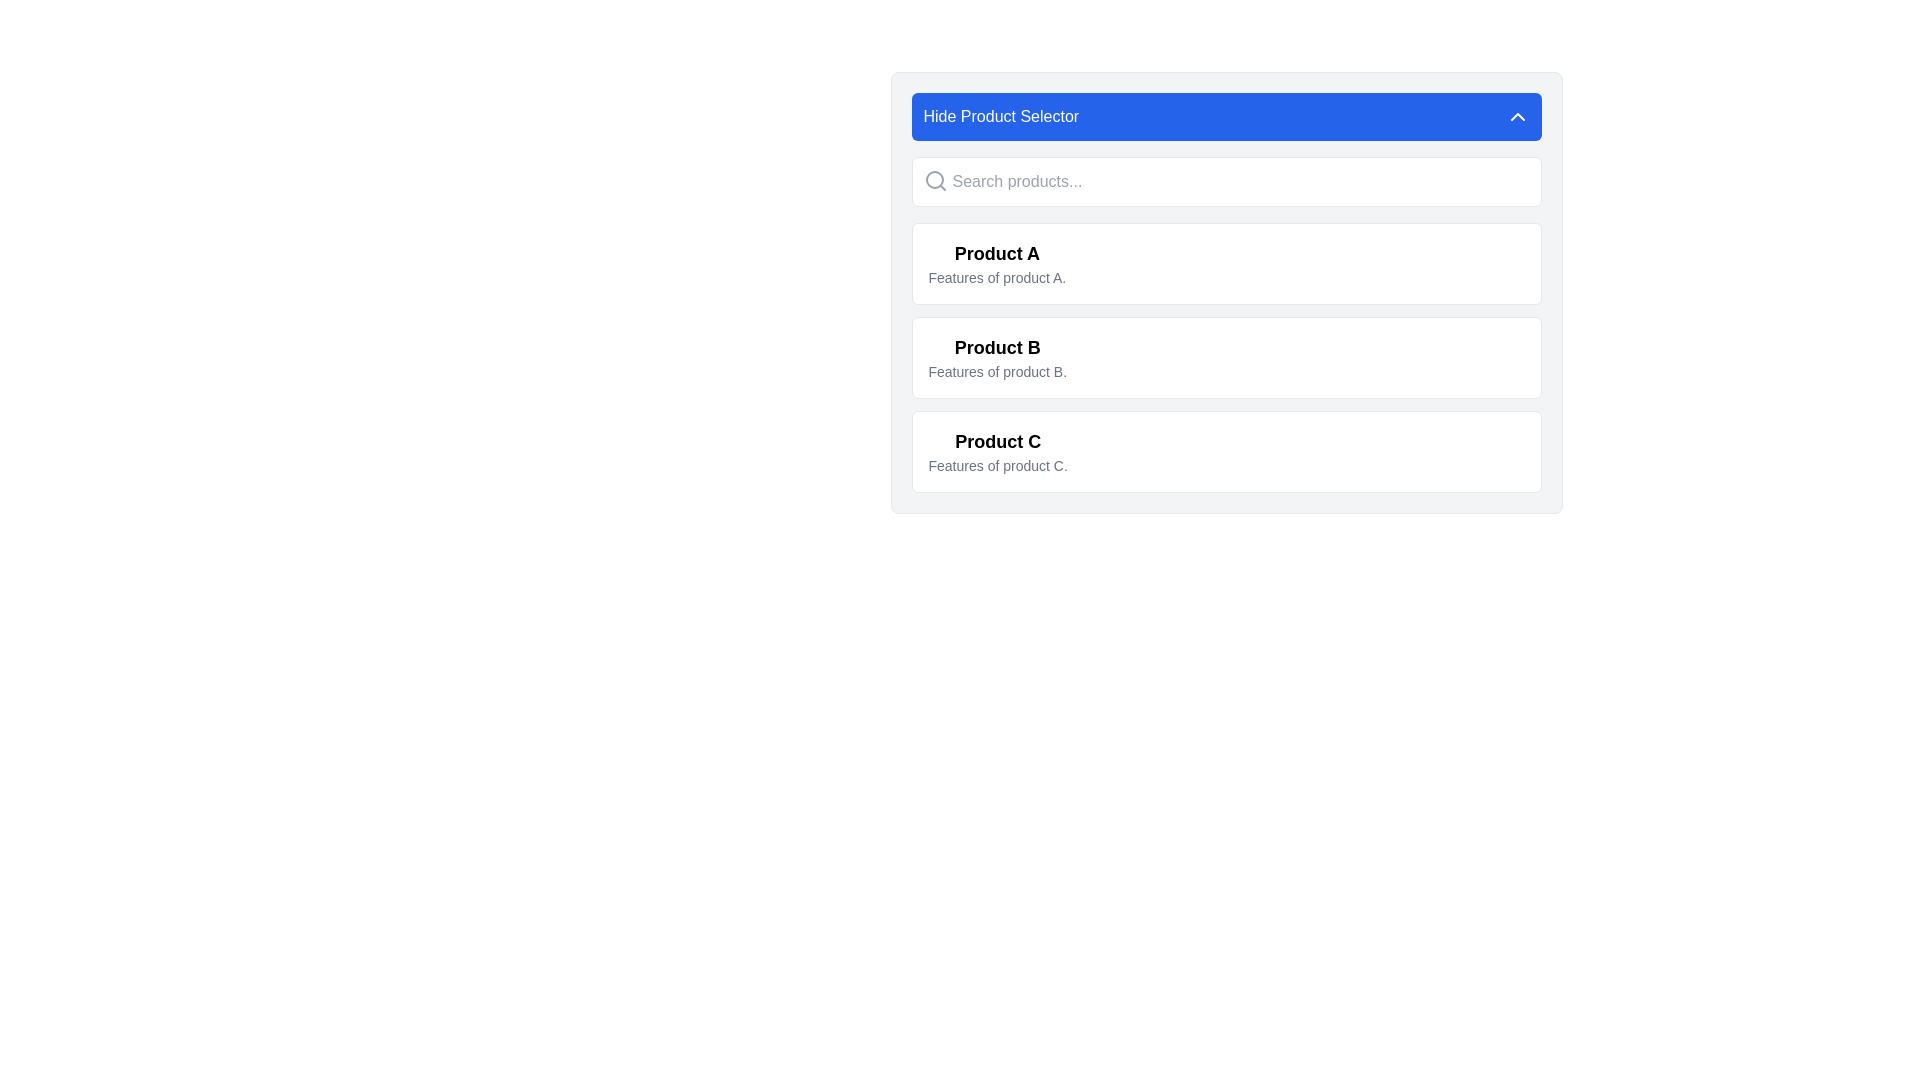  Describe the element at coordinates (997, 262) in the screenshot. I see `the heading and subheading text element labeled 'Product A'` at that location.